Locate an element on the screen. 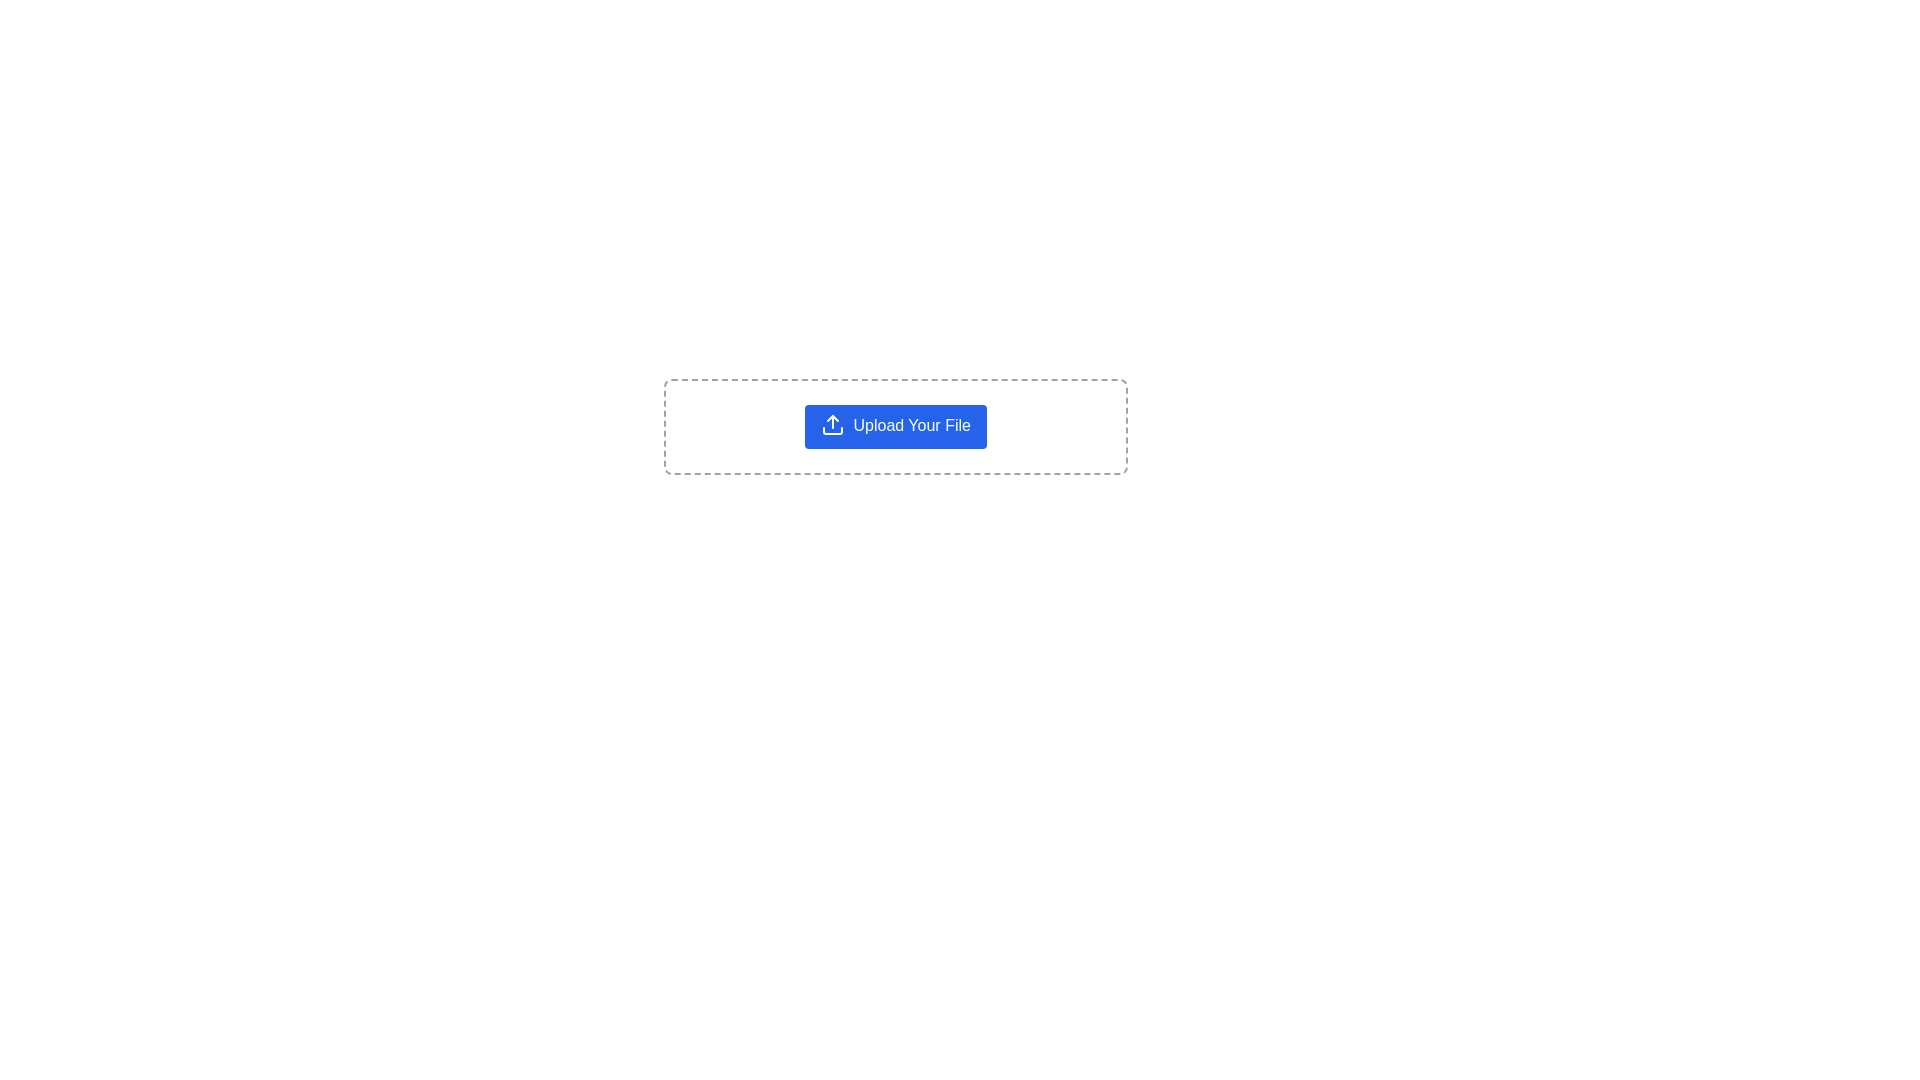 The width and height of the screenshot is (1920, 1080). the decorative vector line that serves as the base of the upload icon, located underneath the arrow and base of the icon is located at coordinates (833, 430).